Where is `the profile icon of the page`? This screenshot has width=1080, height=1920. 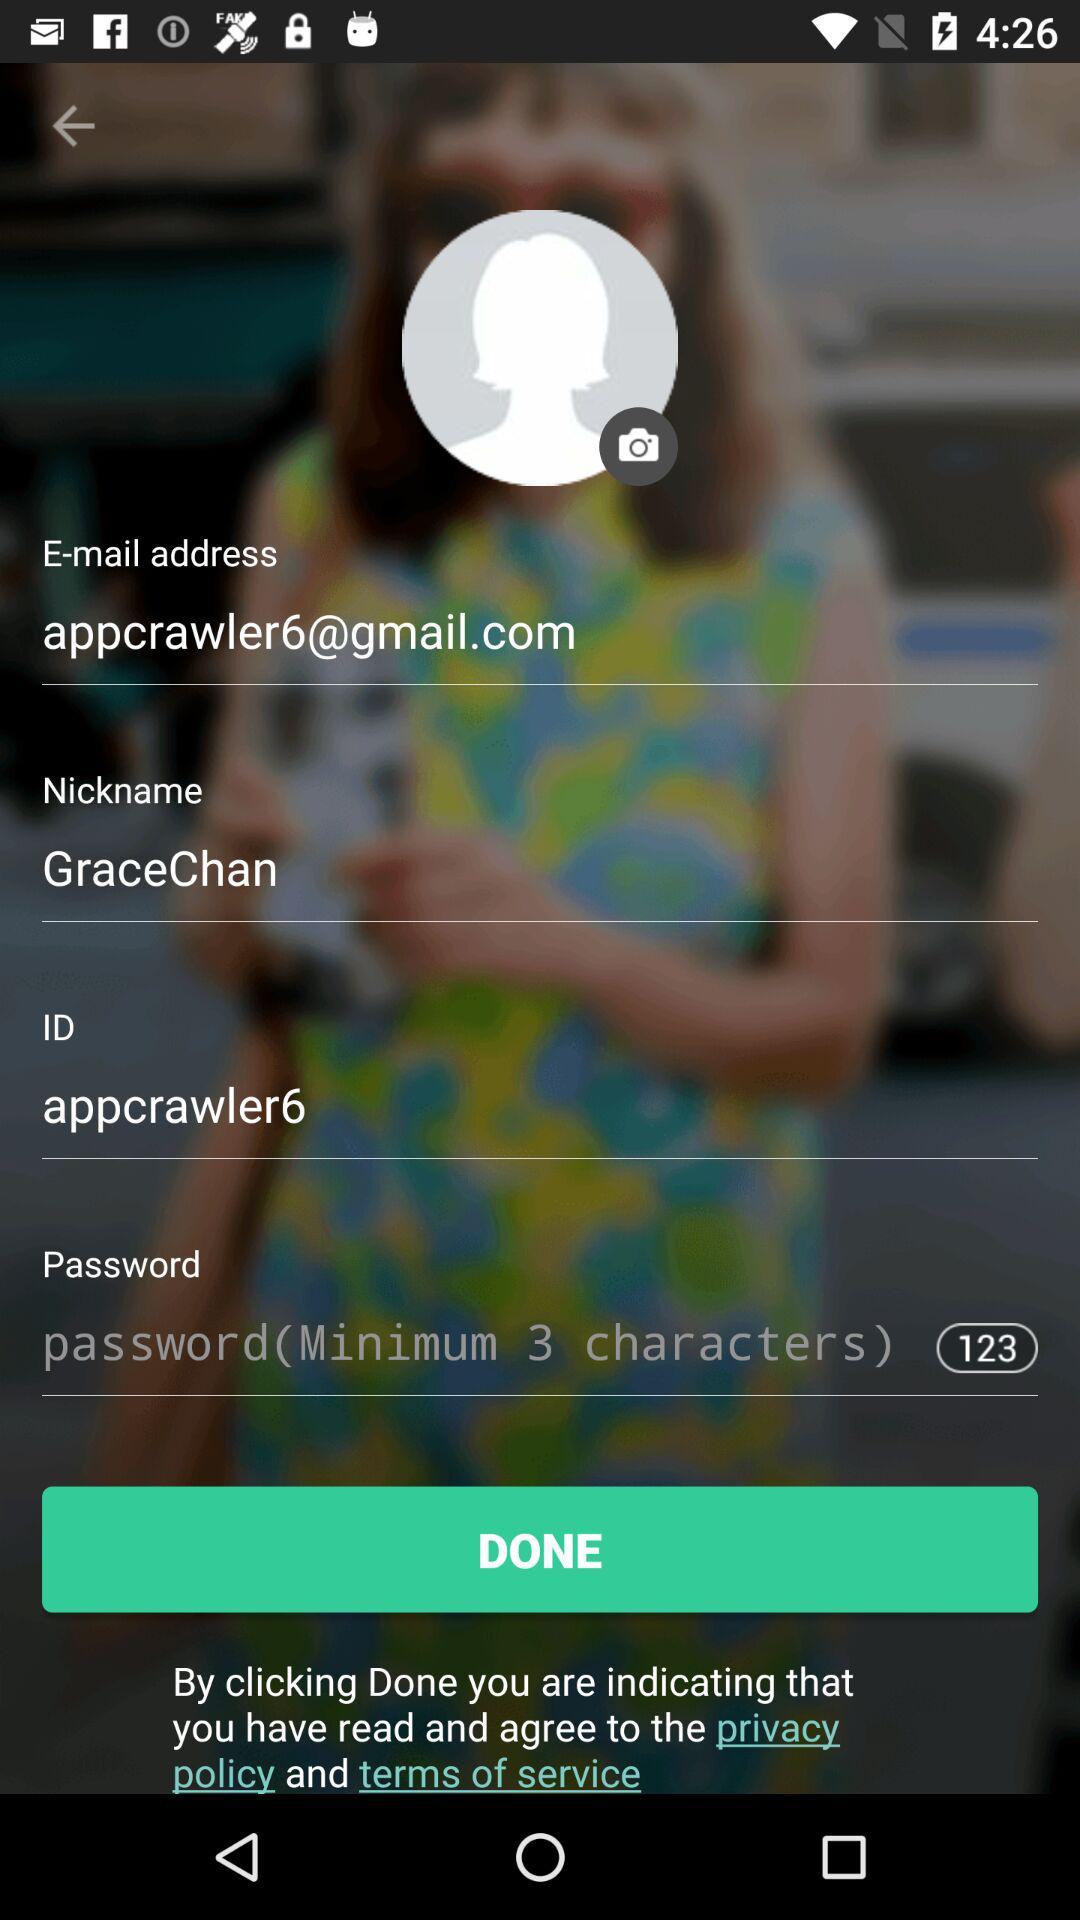
the profile icon of the page is located at coordinates (540, 348).